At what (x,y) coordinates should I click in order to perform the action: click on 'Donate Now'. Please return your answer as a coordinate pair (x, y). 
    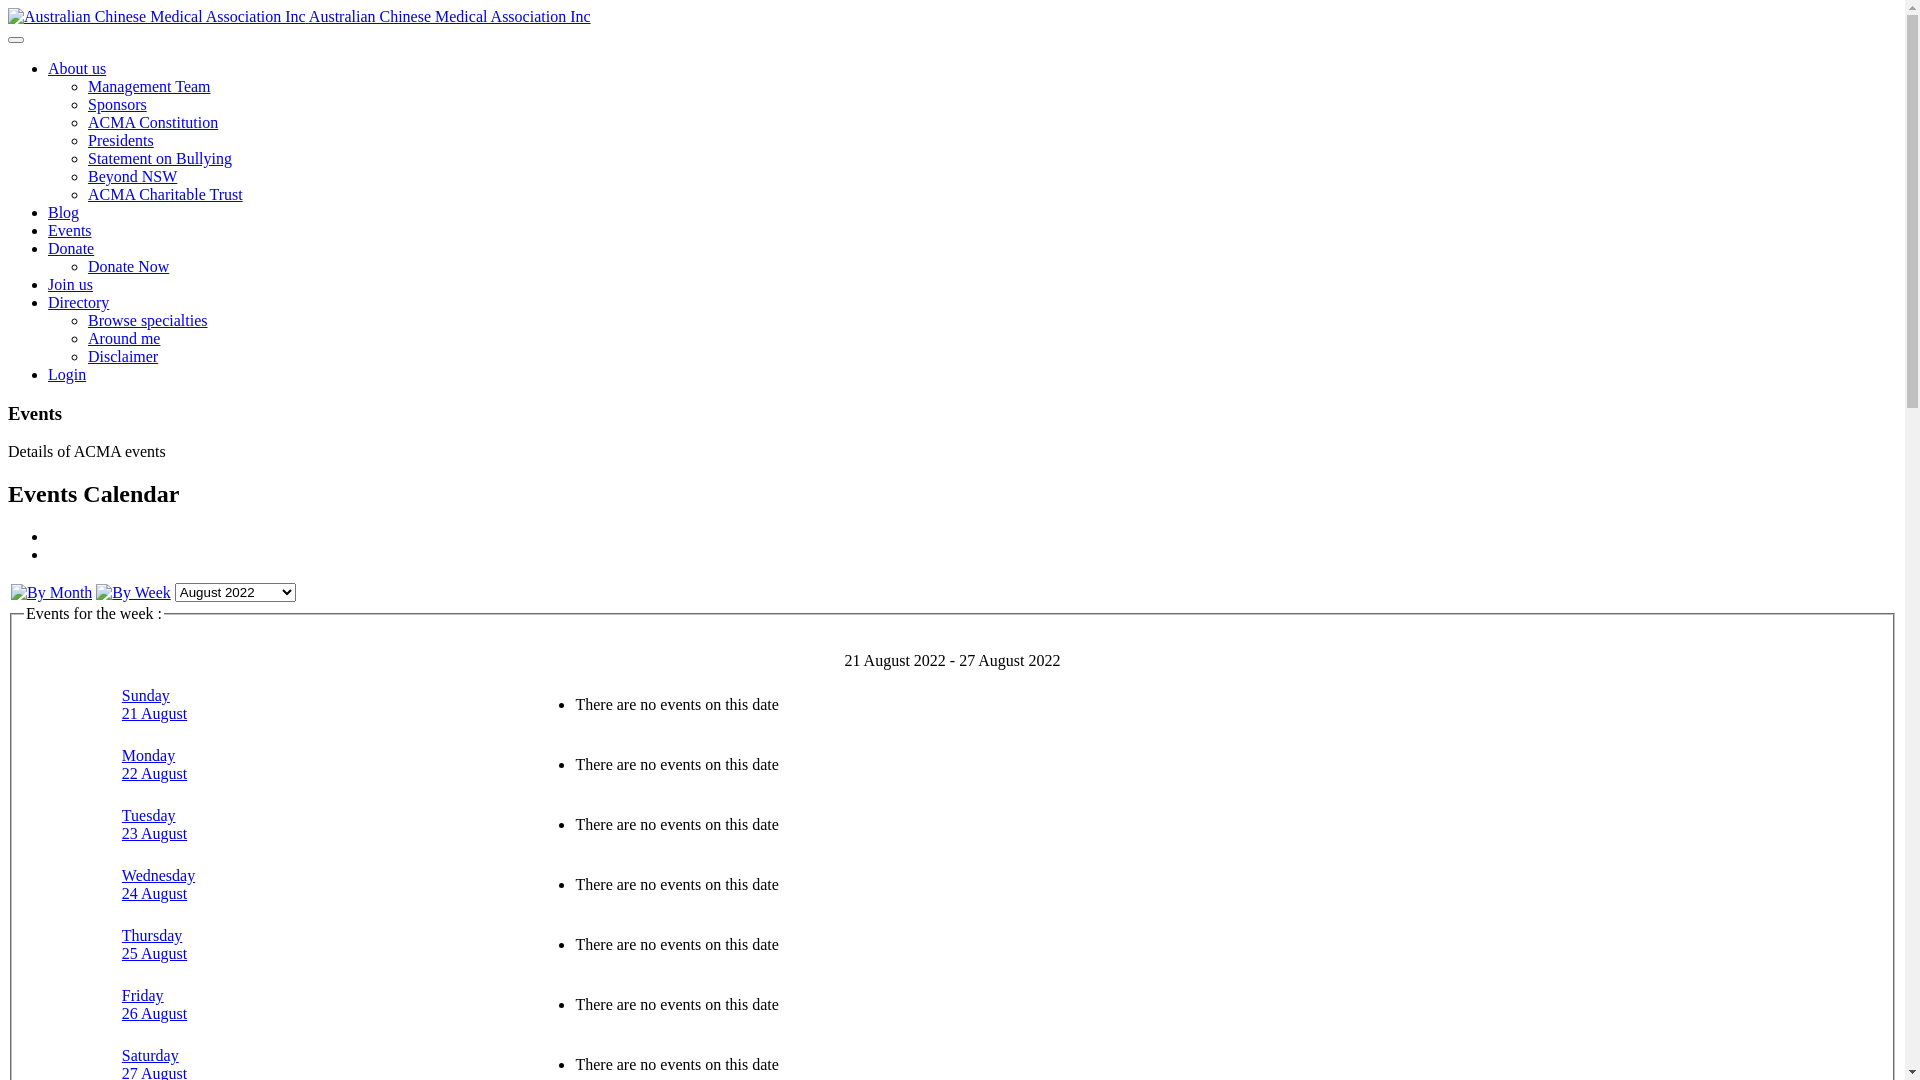
    Looking at the image, I should click on (127, 265).